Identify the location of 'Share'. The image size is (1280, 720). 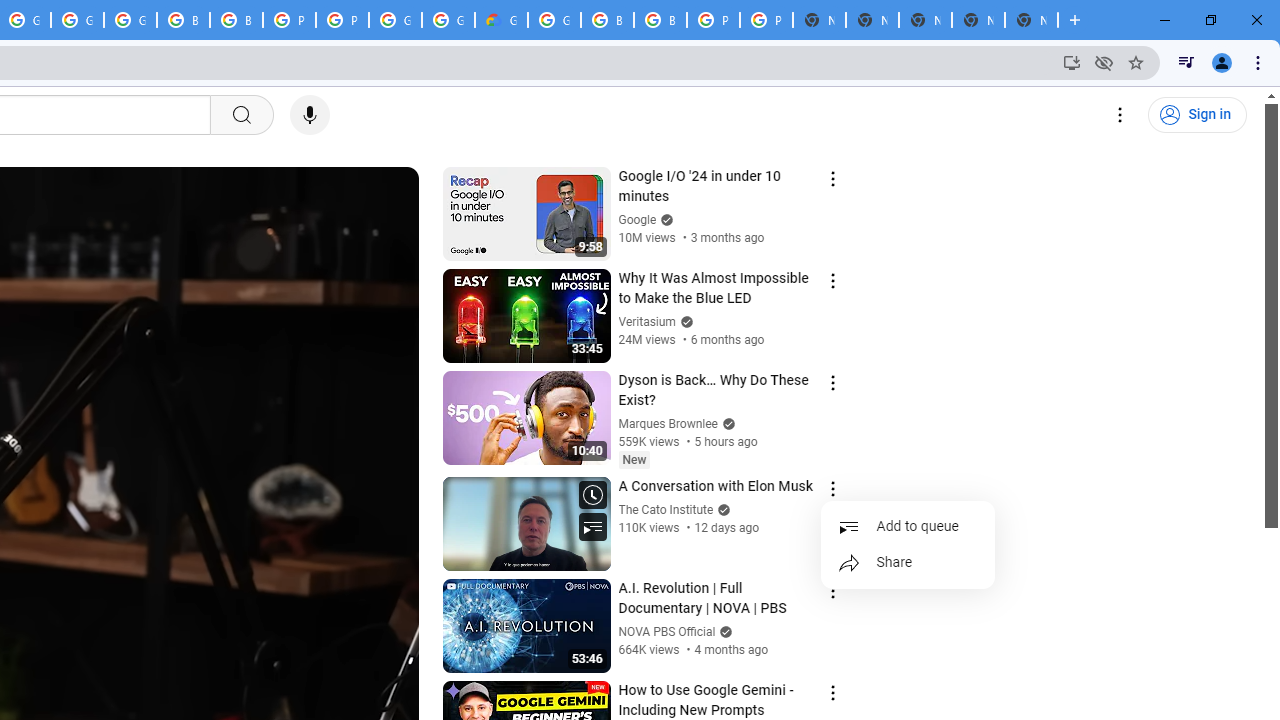
(907, 563).